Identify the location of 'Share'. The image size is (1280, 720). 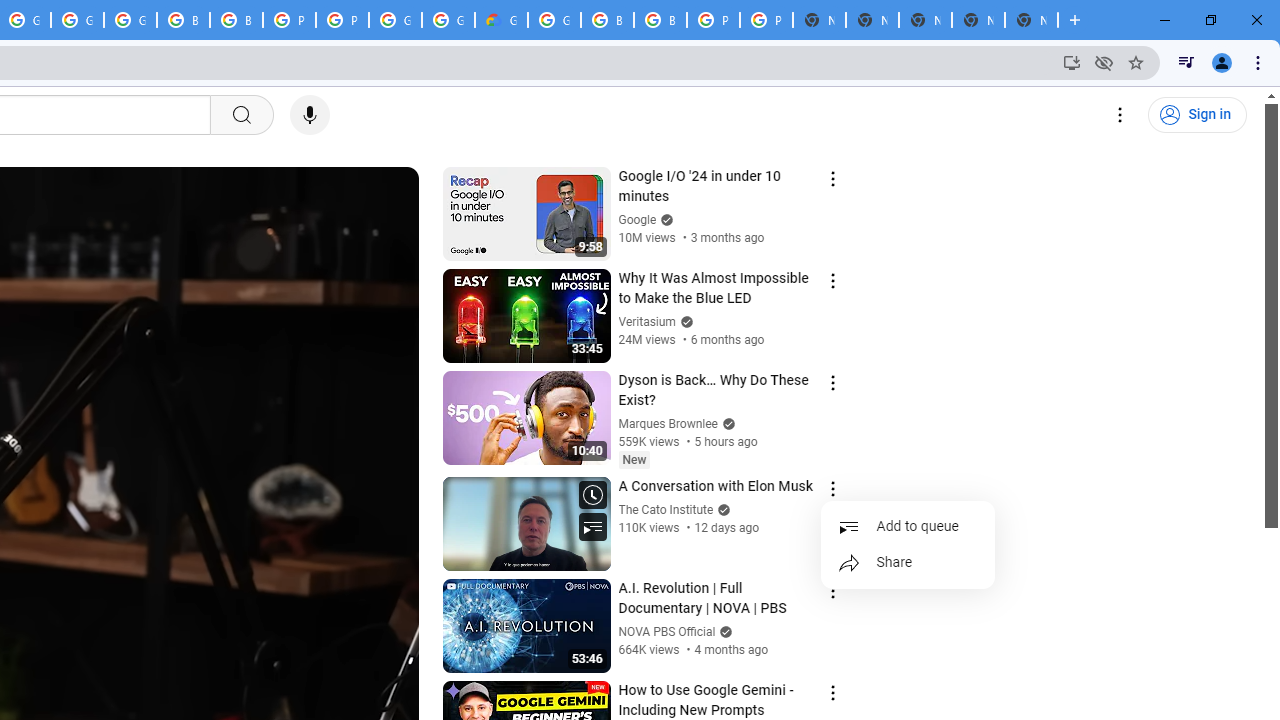
(907, 563).